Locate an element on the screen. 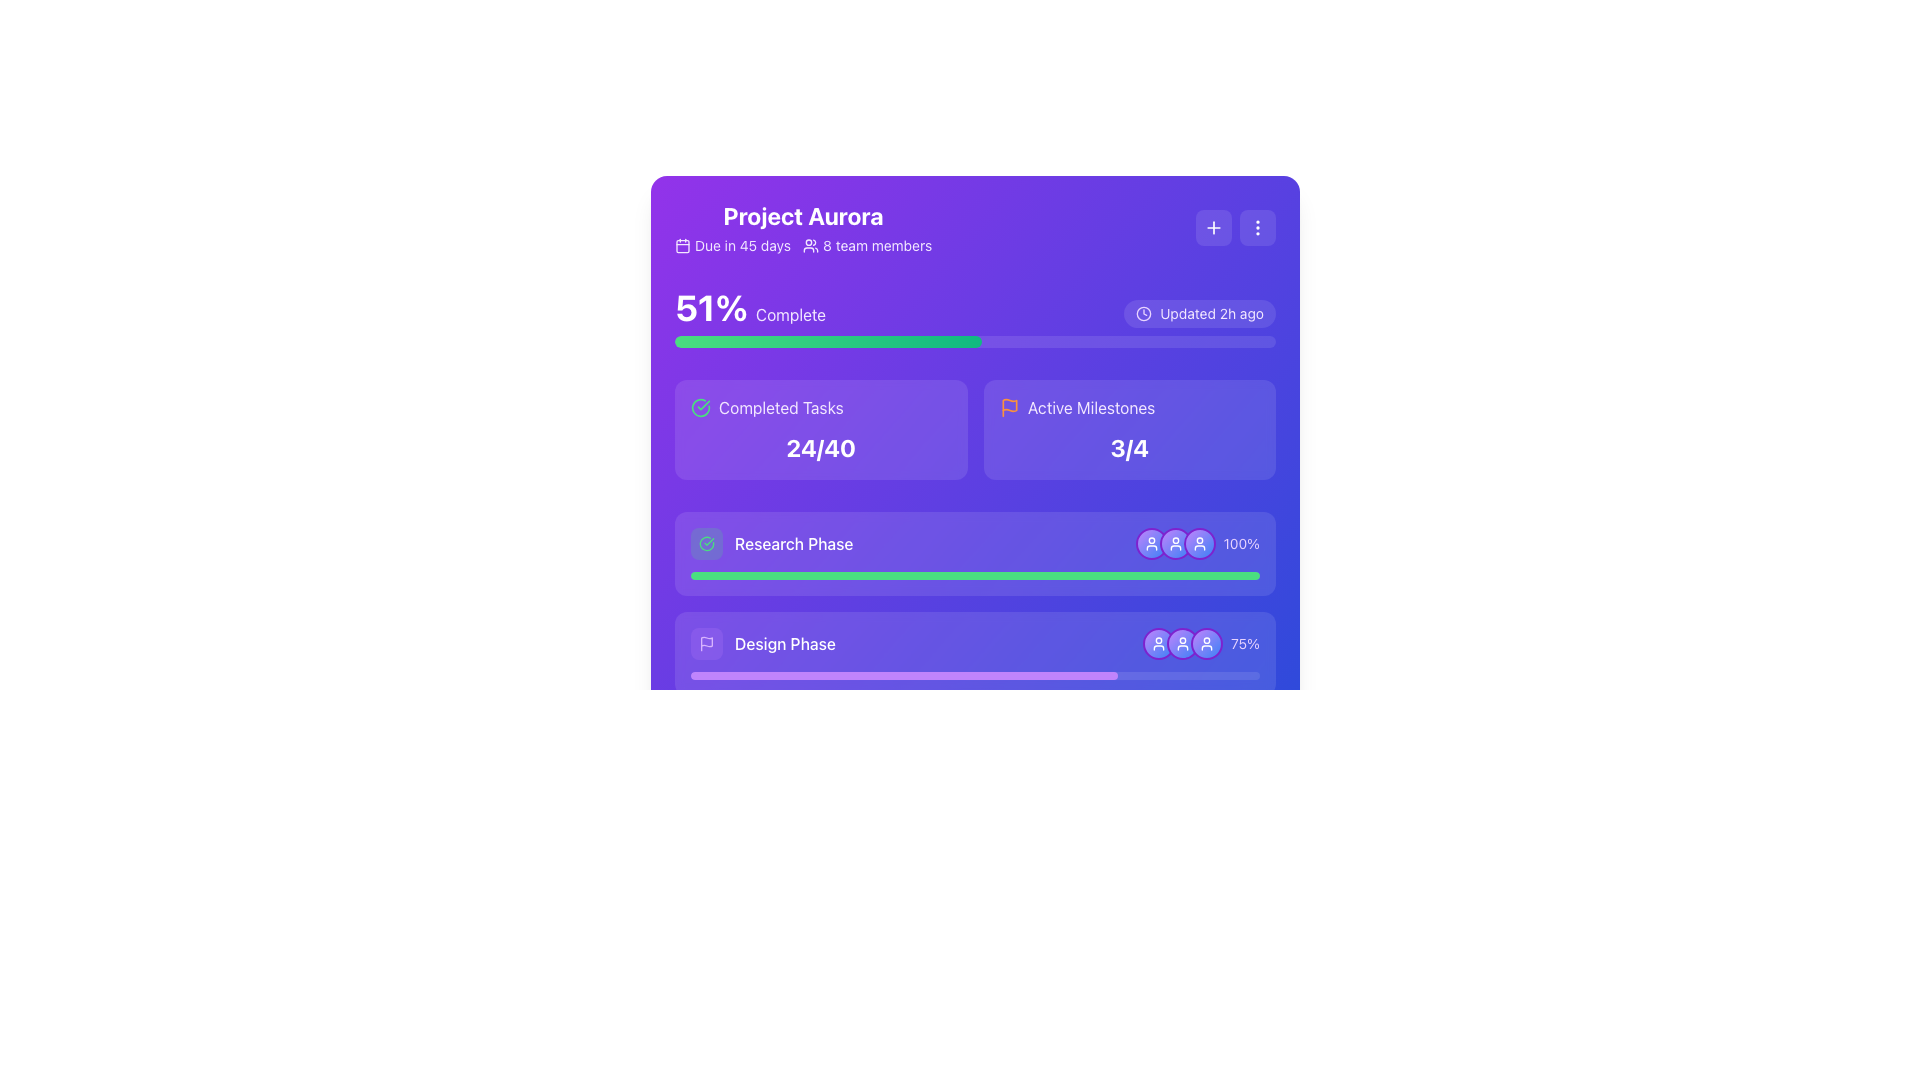  displayed numbers '24' and '40' from the text display with a bold white font on a purple background, located in the 'Completed Tasks' section is located at coordinates (821, 446).